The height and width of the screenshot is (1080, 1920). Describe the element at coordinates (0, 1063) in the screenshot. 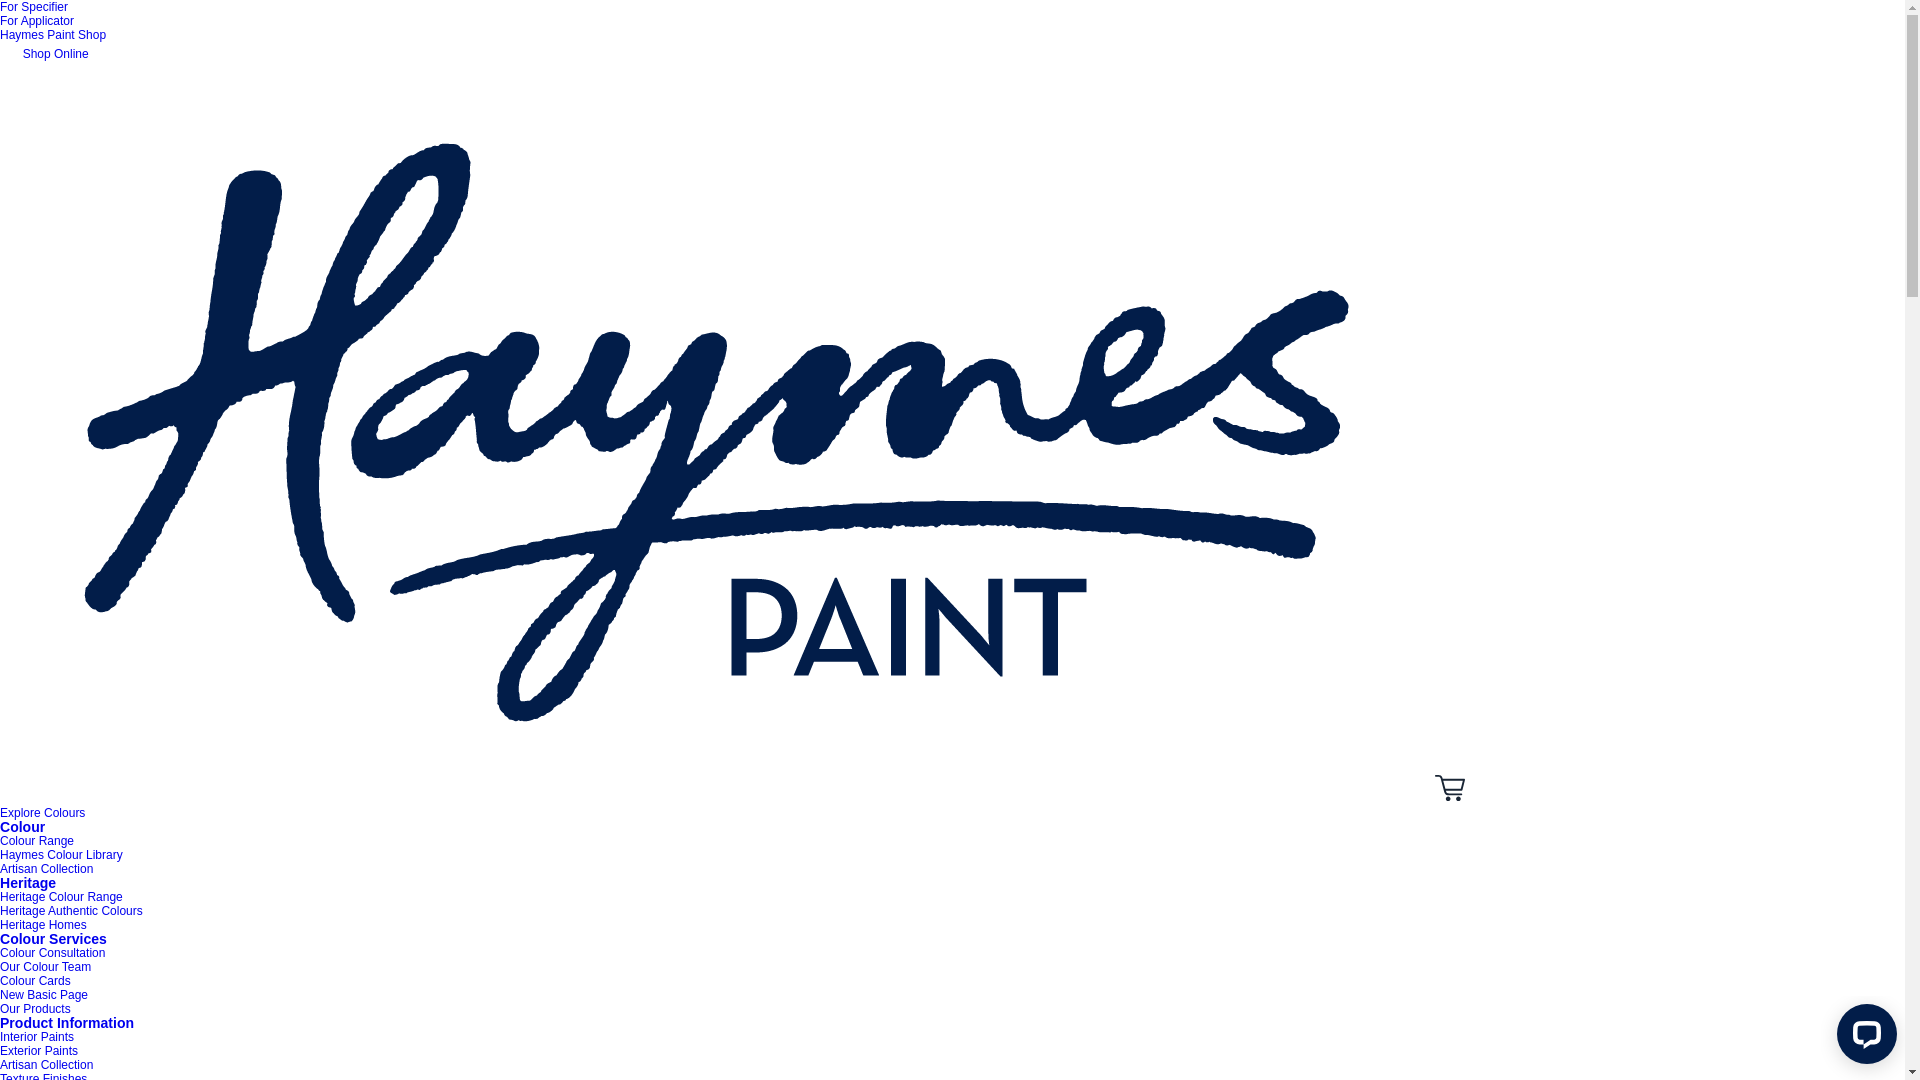

I see `'Artisan Collection'` at that location.